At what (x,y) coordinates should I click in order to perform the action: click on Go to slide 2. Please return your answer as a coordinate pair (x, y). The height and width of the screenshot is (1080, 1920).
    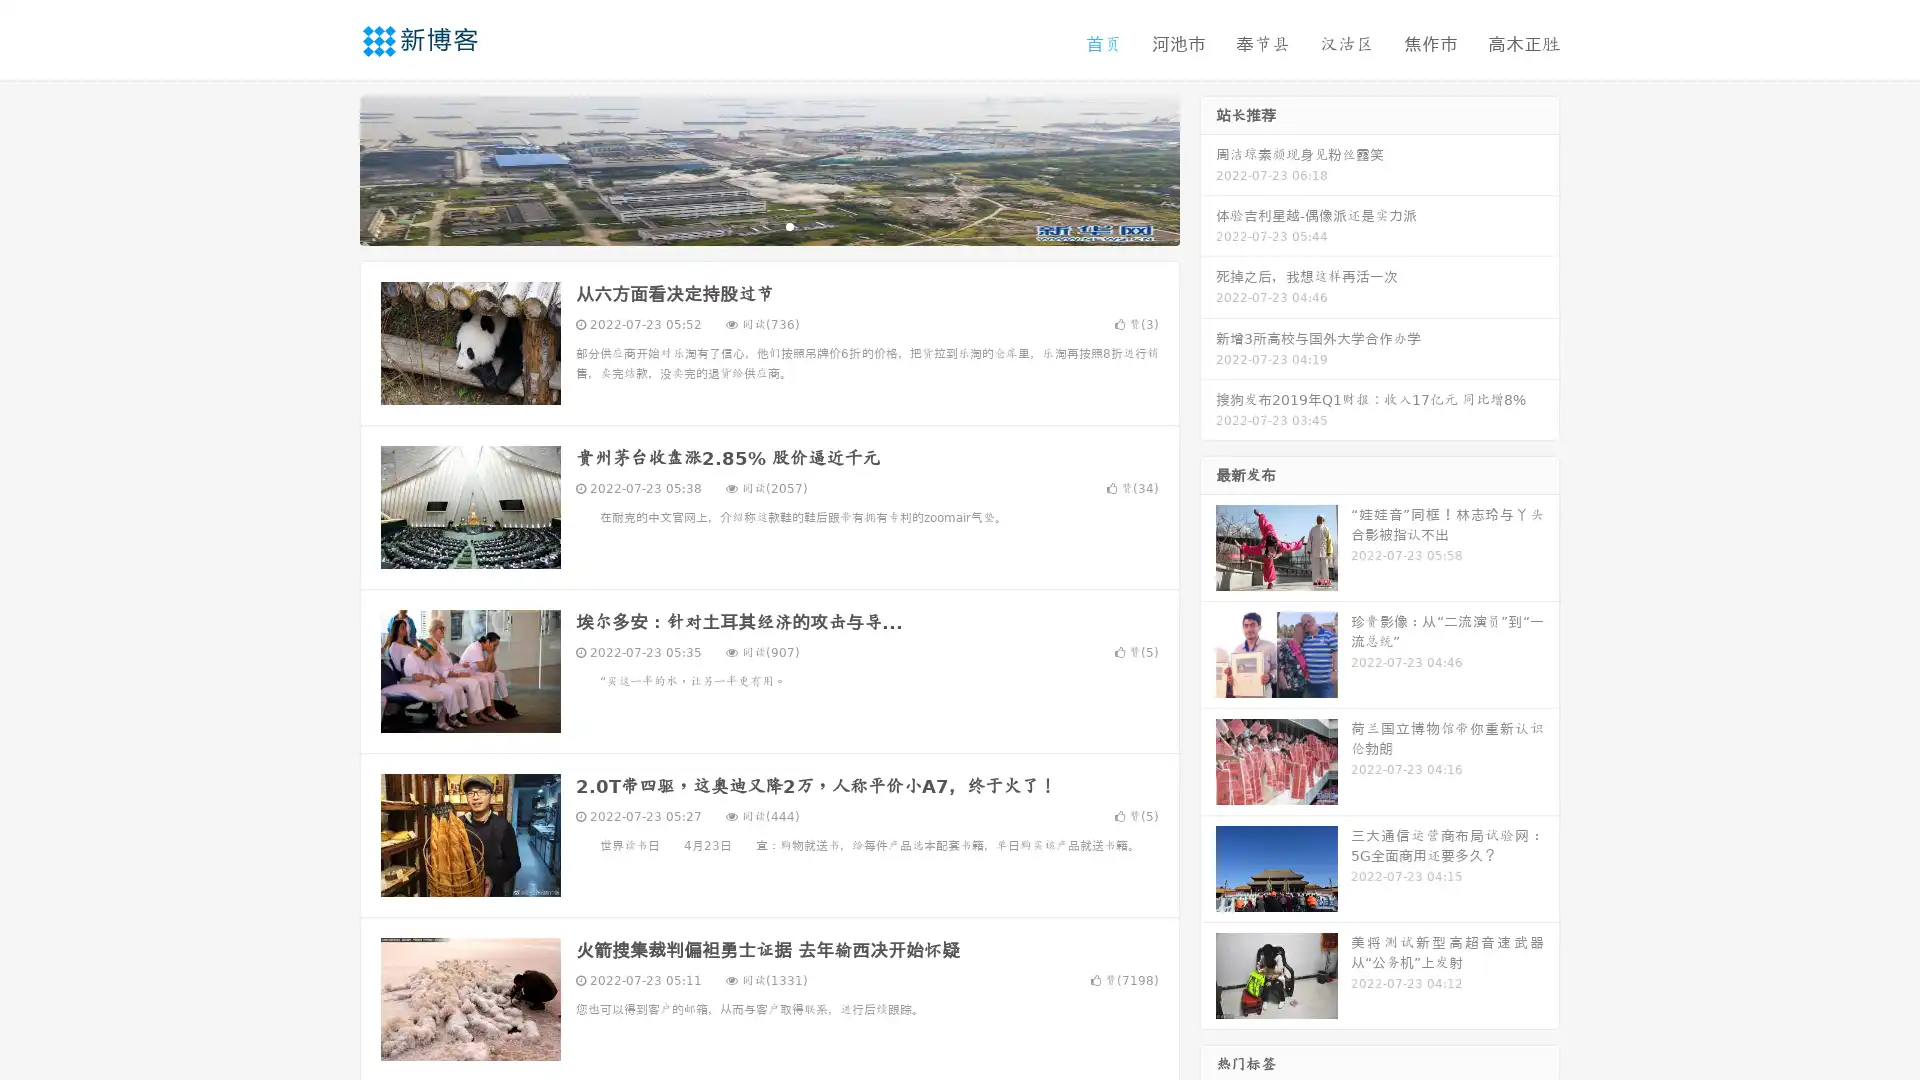
    Looking at the image, I should click on (768, 225).